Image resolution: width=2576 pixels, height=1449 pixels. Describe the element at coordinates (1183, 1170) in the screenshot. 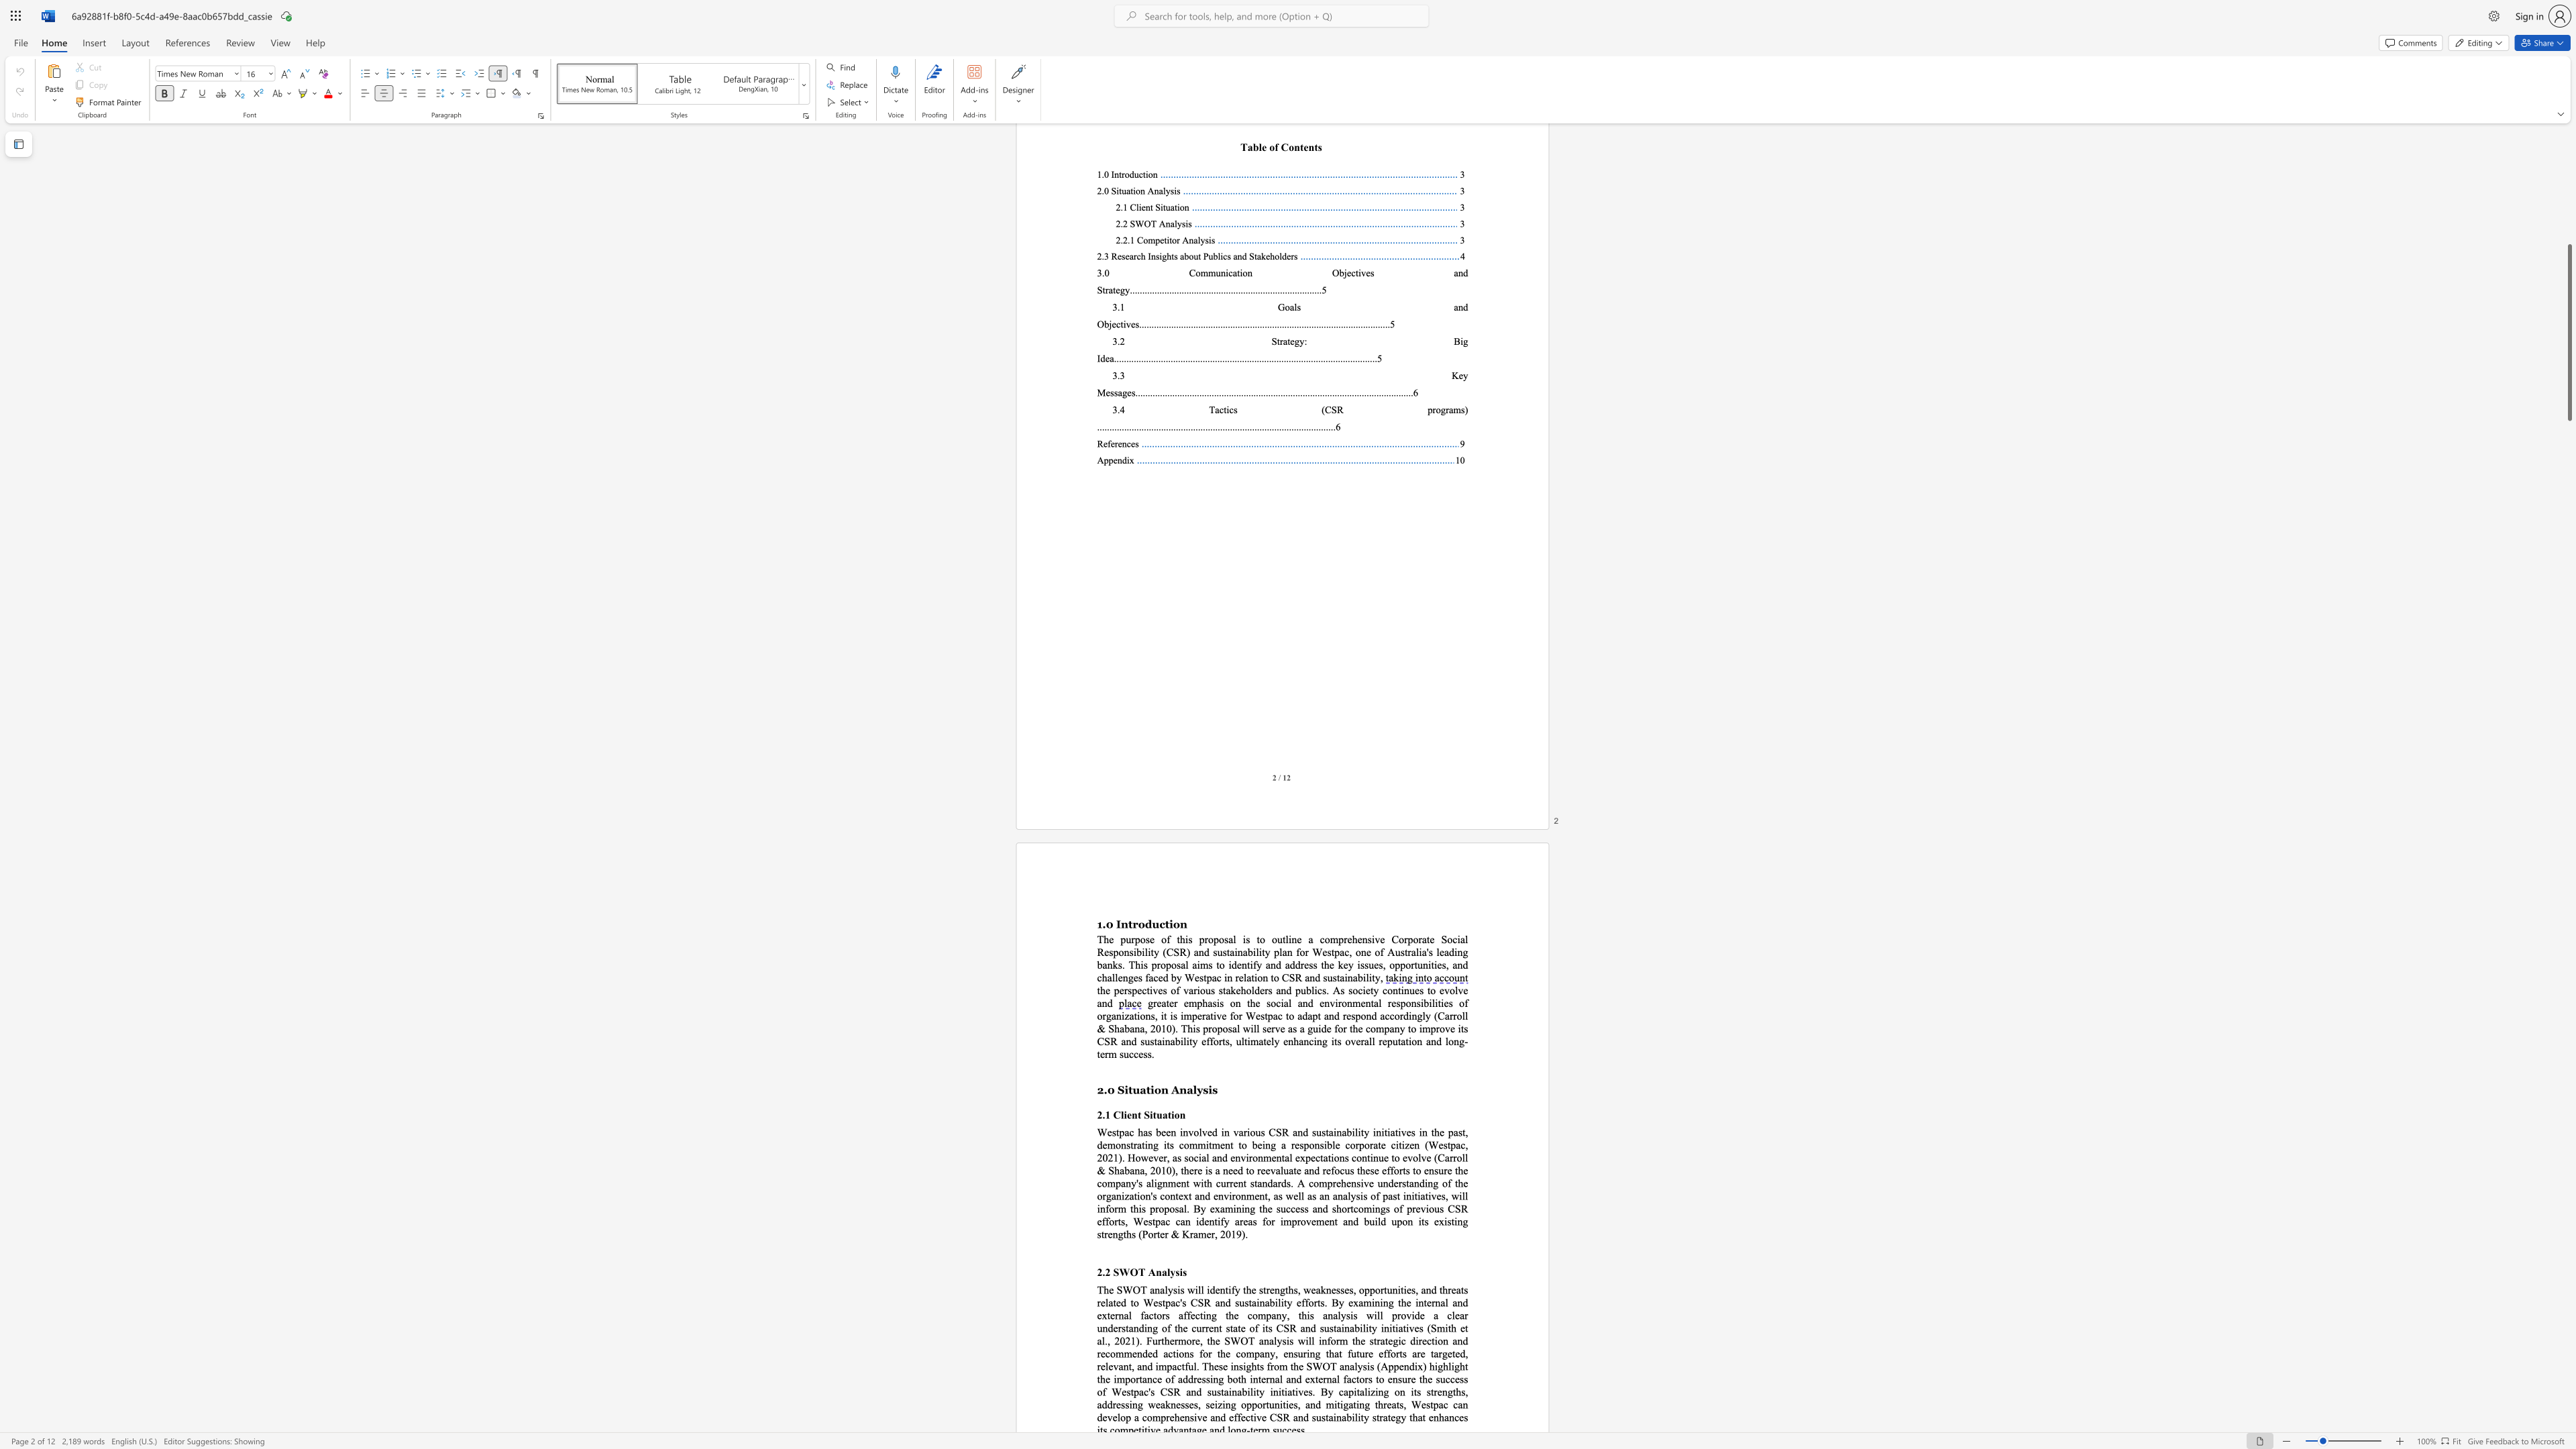

I see `the subset text "here is a need to reevaluate and refocus these efforts to ensure the company" within the text "and environmental expectations continue to evolve (Carroll & Shabana, 2010), there is a need to reevaluate and refocus these efforts to ensure the company"` at that location.